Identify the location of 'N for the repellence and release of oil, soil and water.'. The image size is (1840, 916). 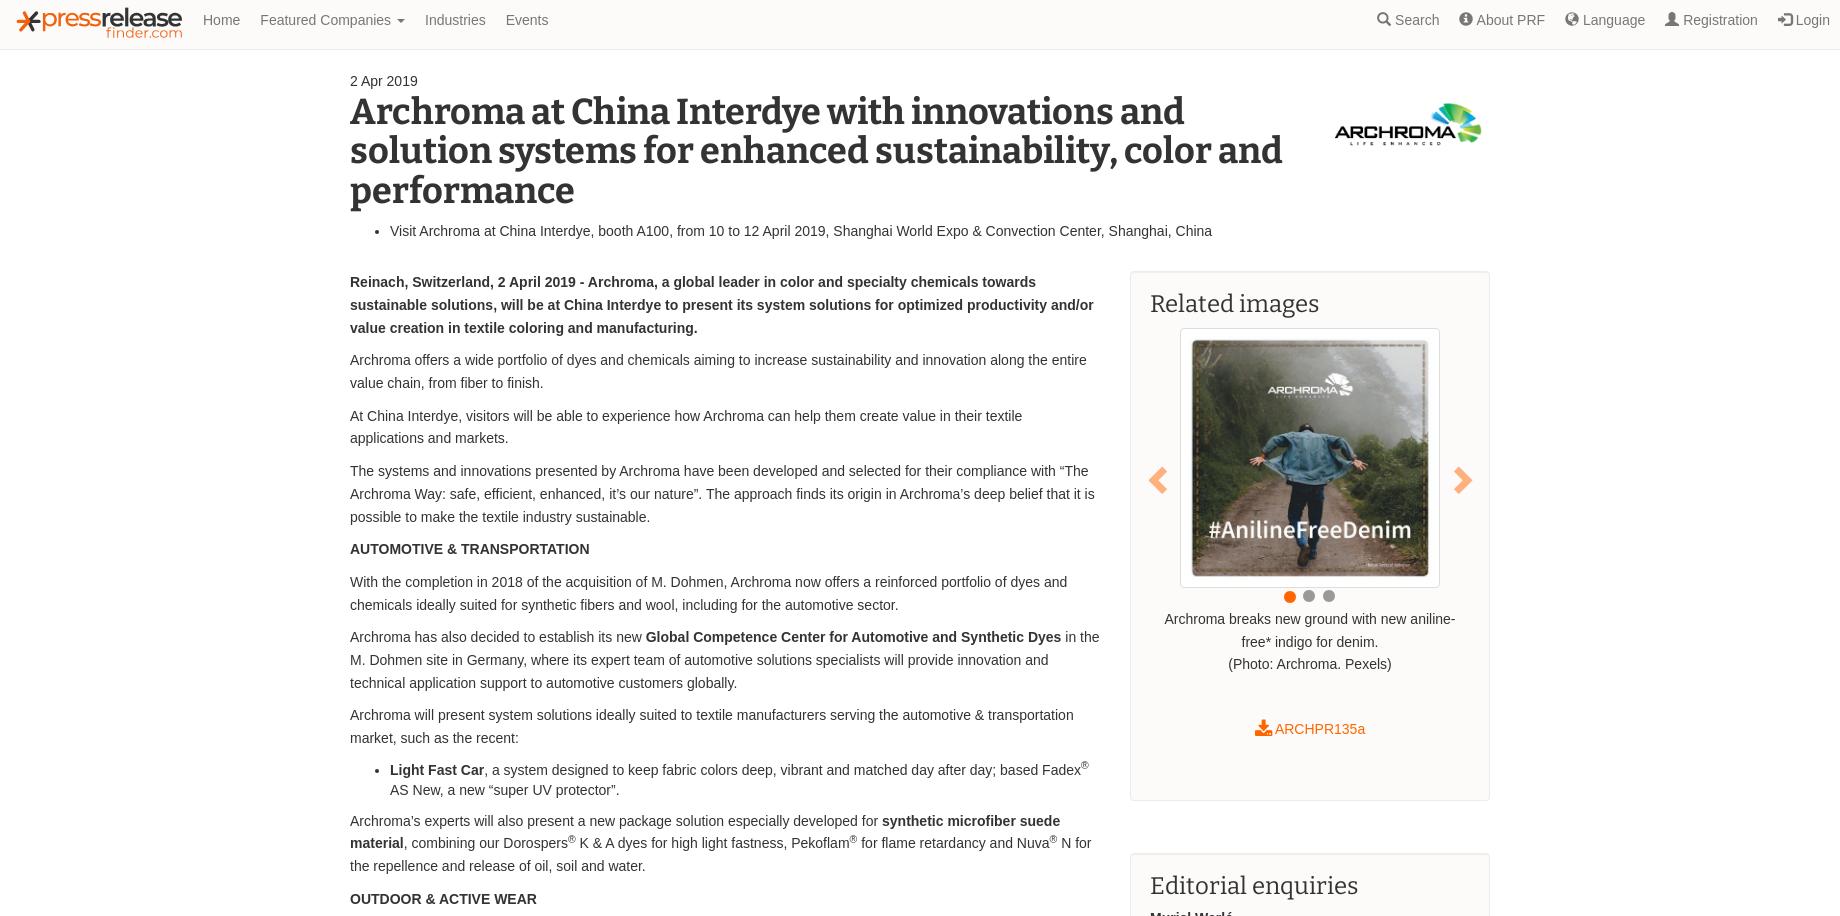
(720, 853).